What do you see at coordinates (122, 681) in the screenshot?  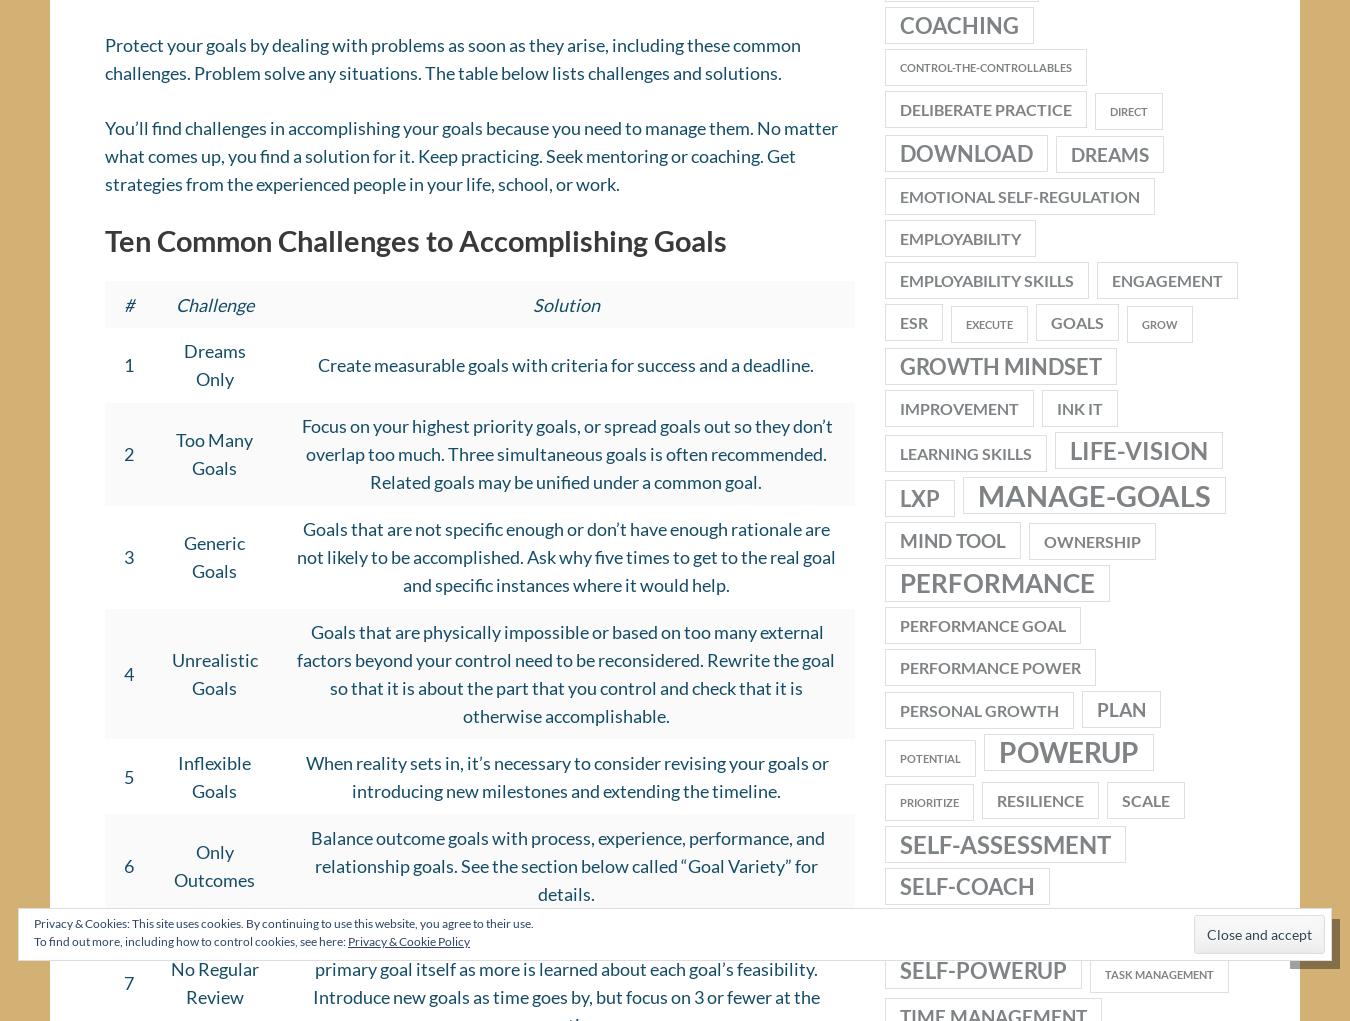 I see `'4'` at bounding box center [122, 681].